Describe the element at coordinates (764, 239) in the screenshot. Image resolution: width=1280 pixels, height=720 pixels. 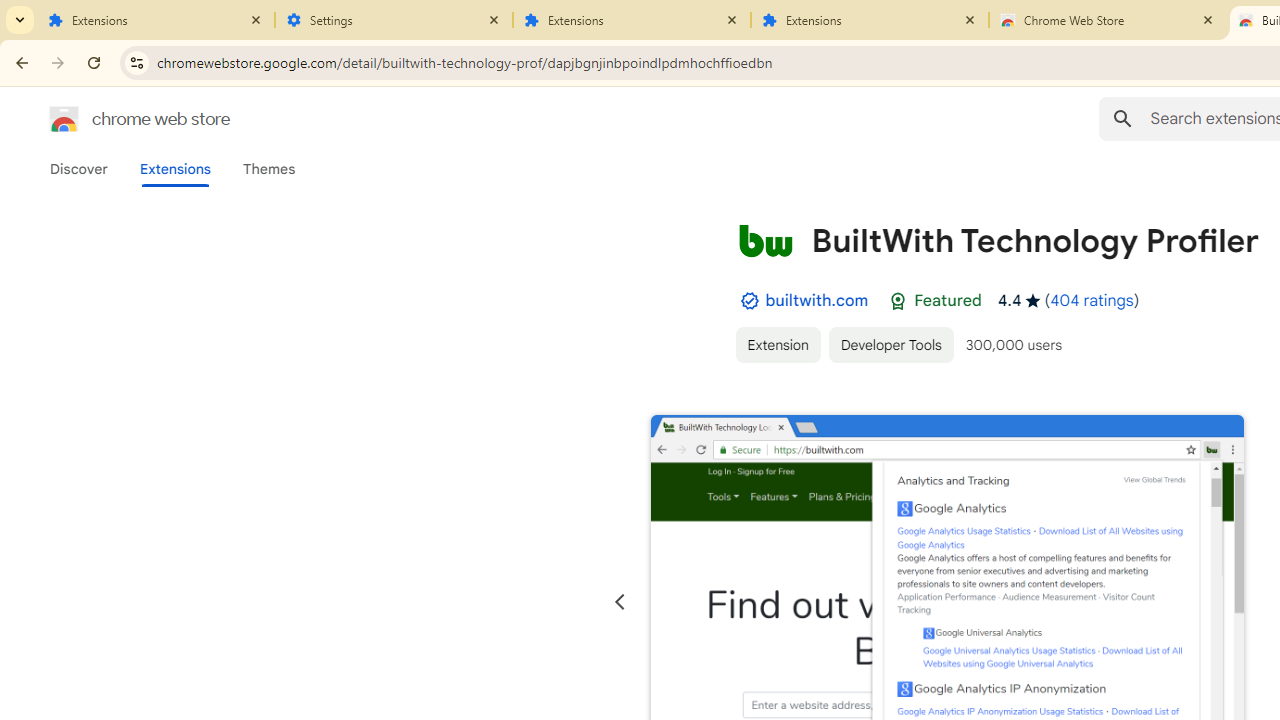
I see `'Item logo image for BuiltWith Technology Profiler'` at that location.